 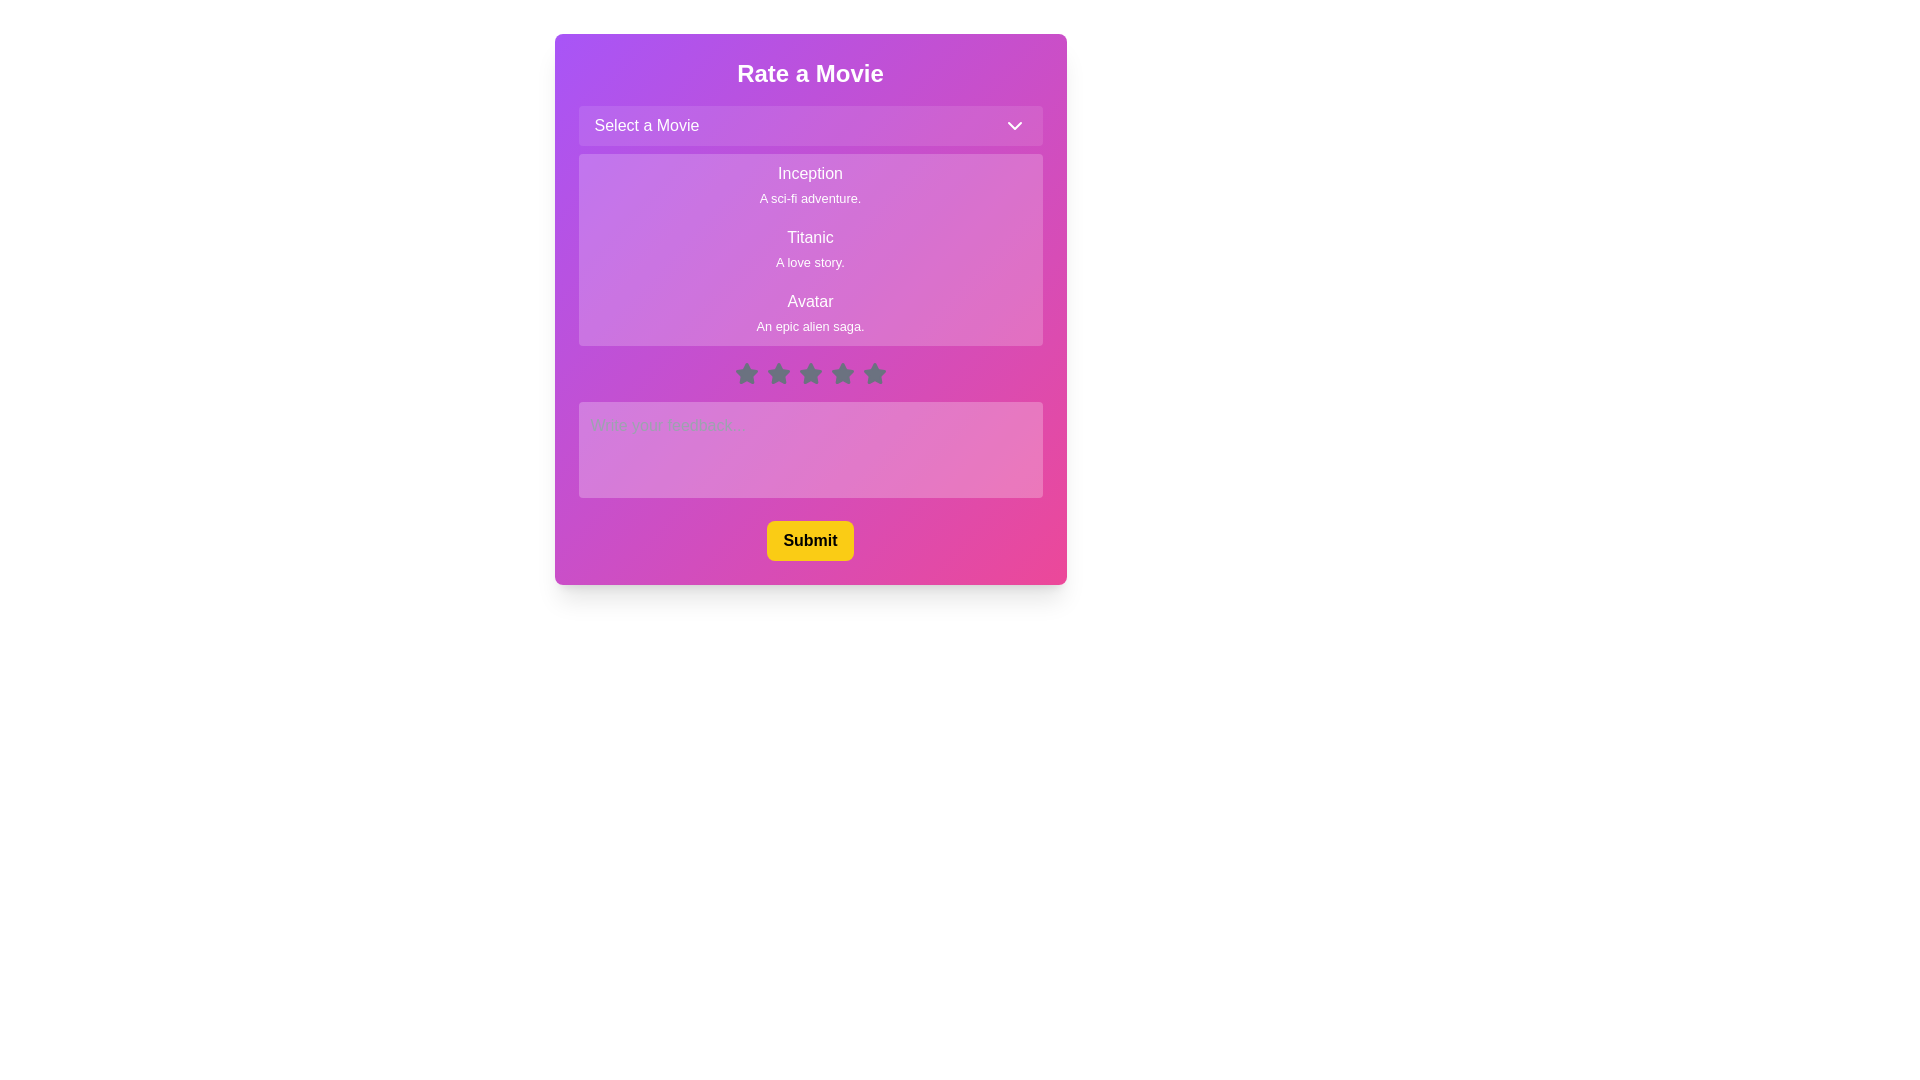 What do you see at coordinates (777, 374) in the screenshot?
I see `the third star icon in the 'Rate a Movie' section` at bounding box center [777, 374].